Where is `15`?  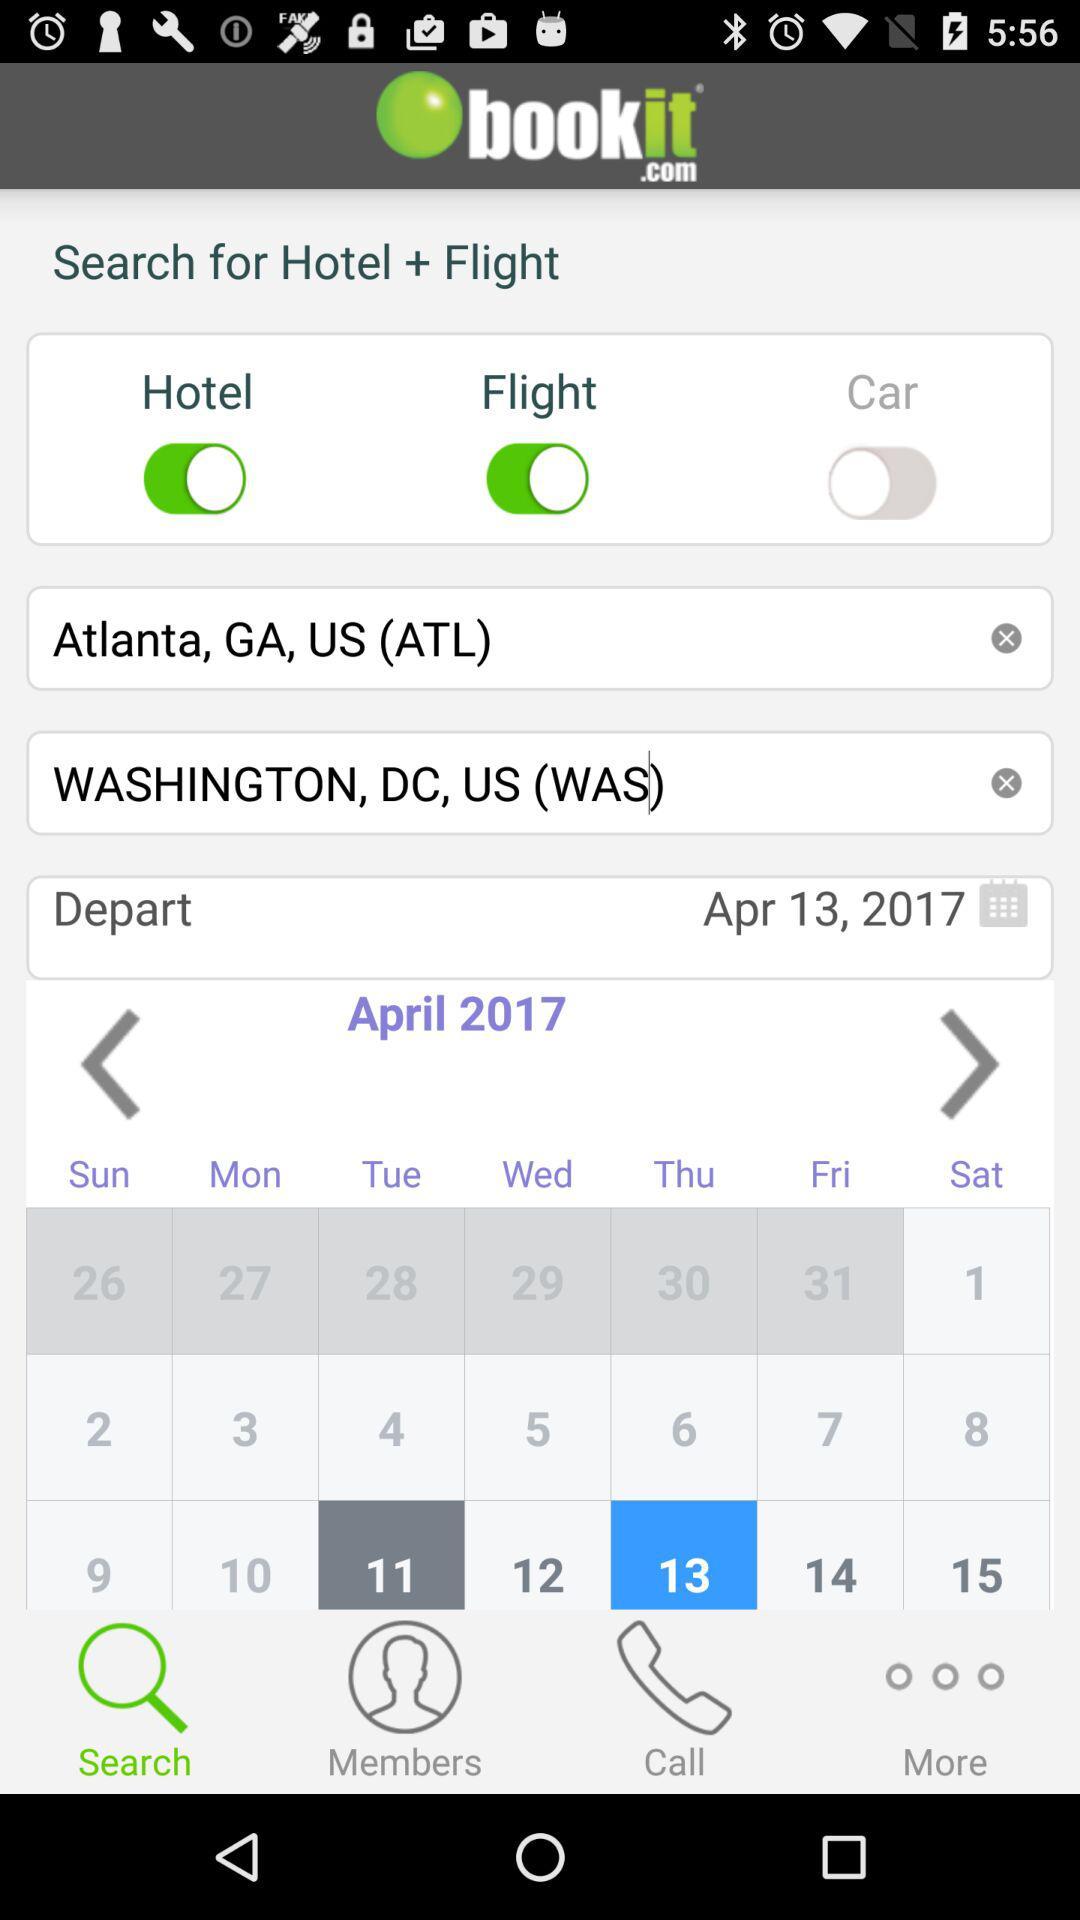
15 is located at coordinates (975, 1554).